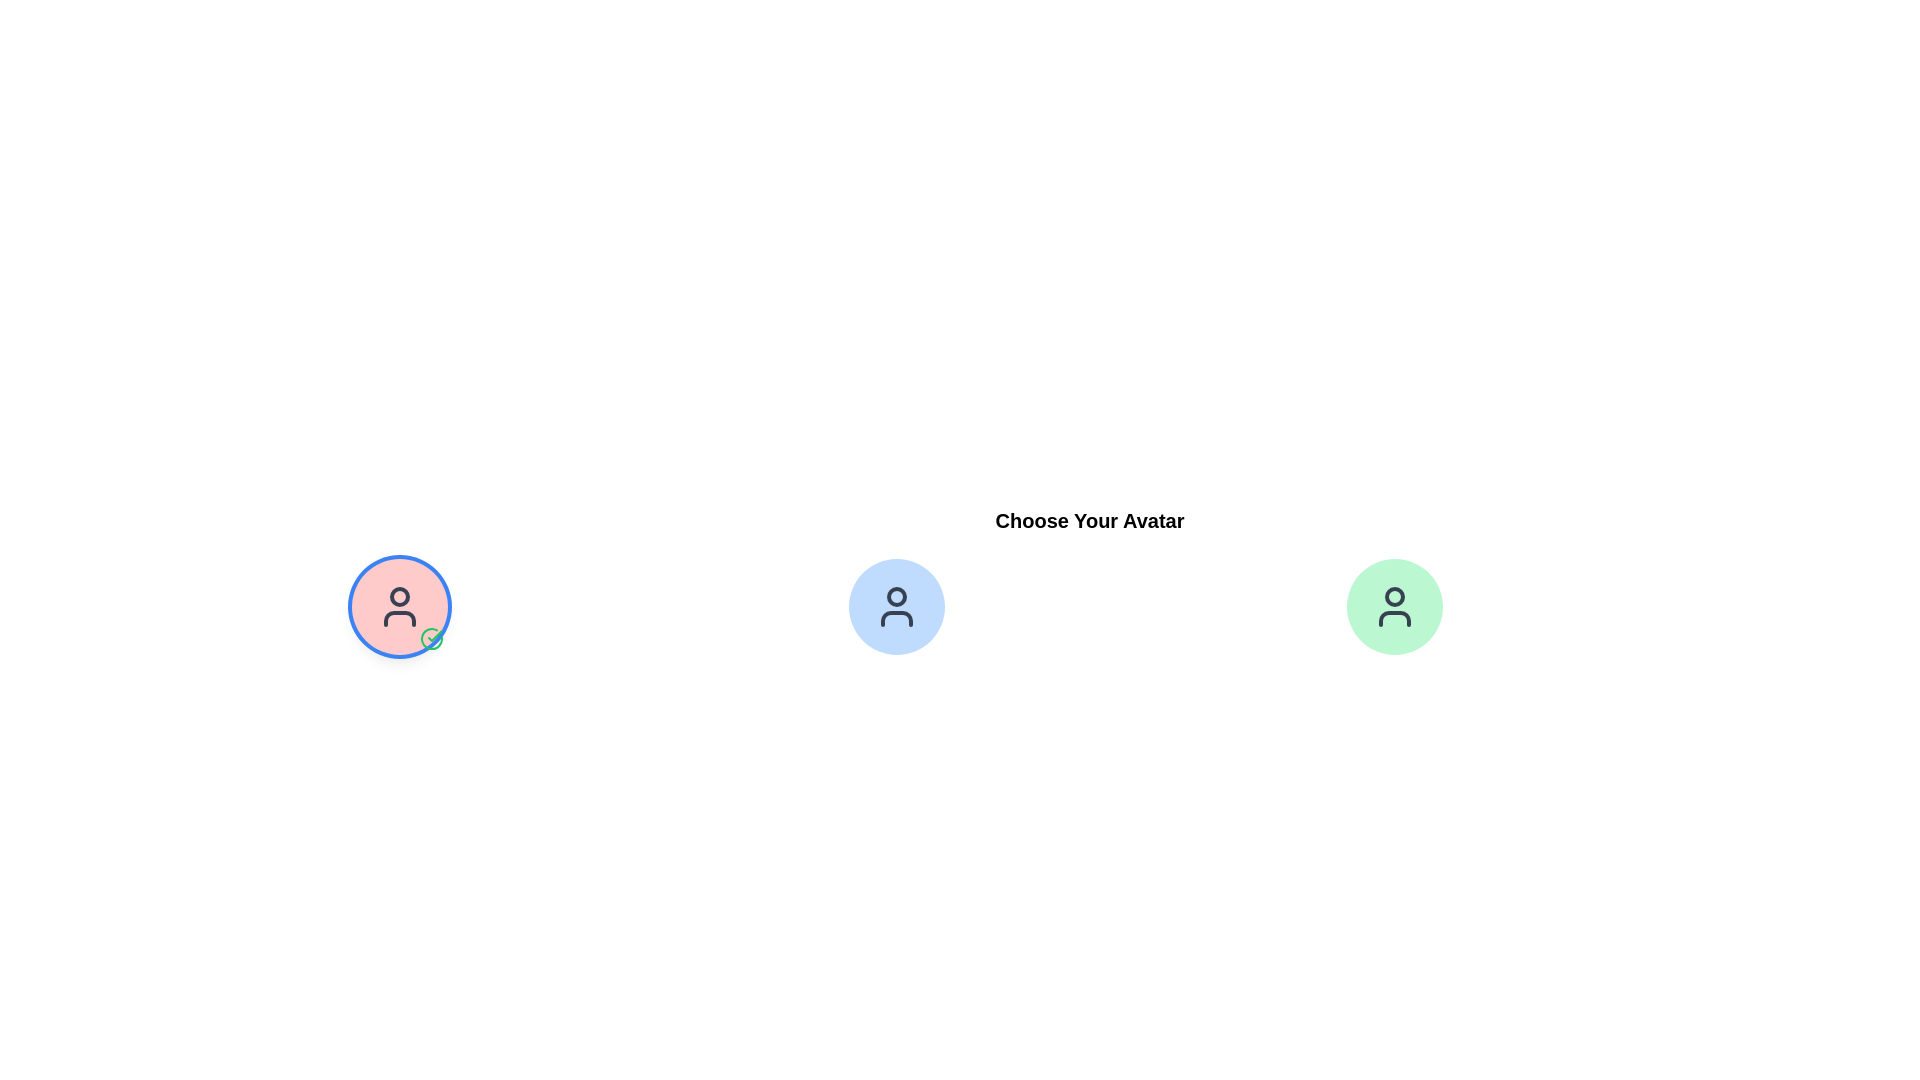 The height and width of the screenshot is (1080, 1920). What do you see at coordinates (431, 639) in the screenshot?
I see `the circular green checkmark icon located at the bottom-right corner of the user icon within a pink background` at bounding box center [431, 639].